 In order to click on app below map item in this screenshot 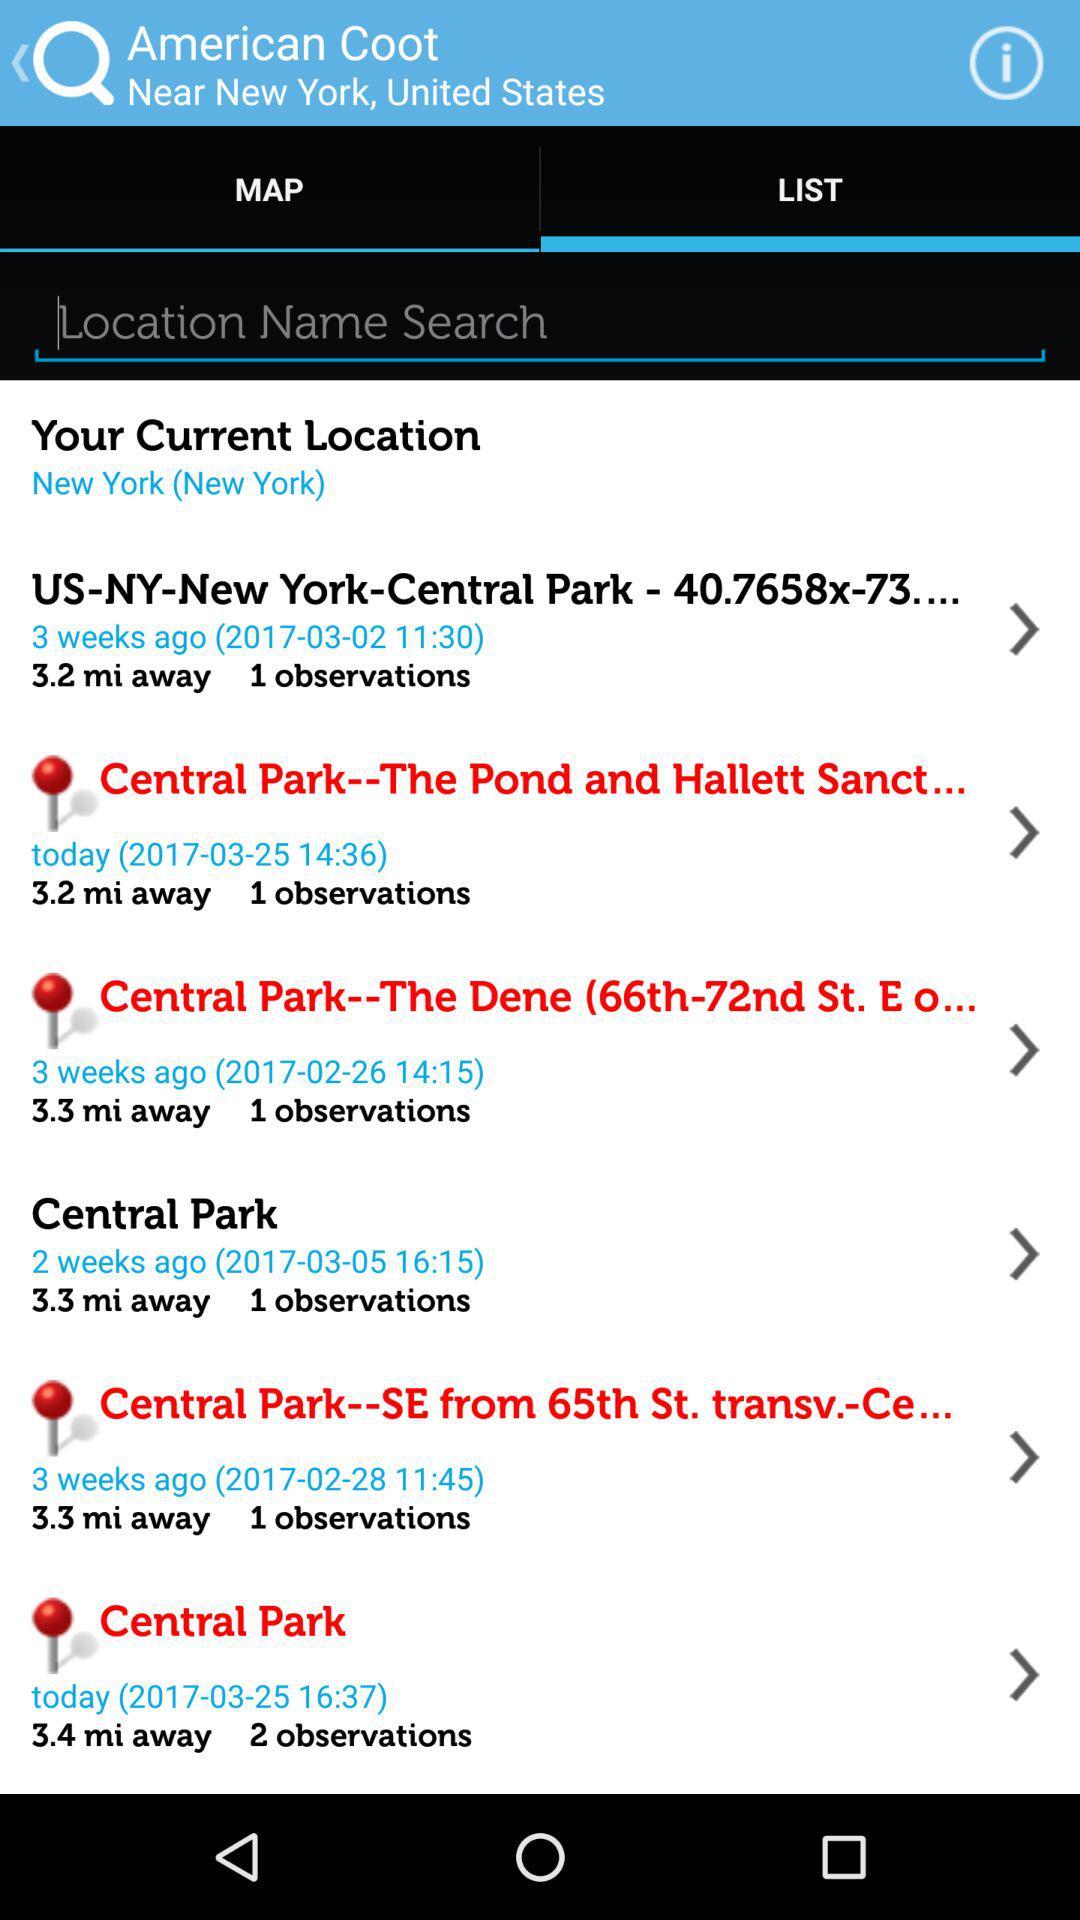, I will do `click(540, 322)`.